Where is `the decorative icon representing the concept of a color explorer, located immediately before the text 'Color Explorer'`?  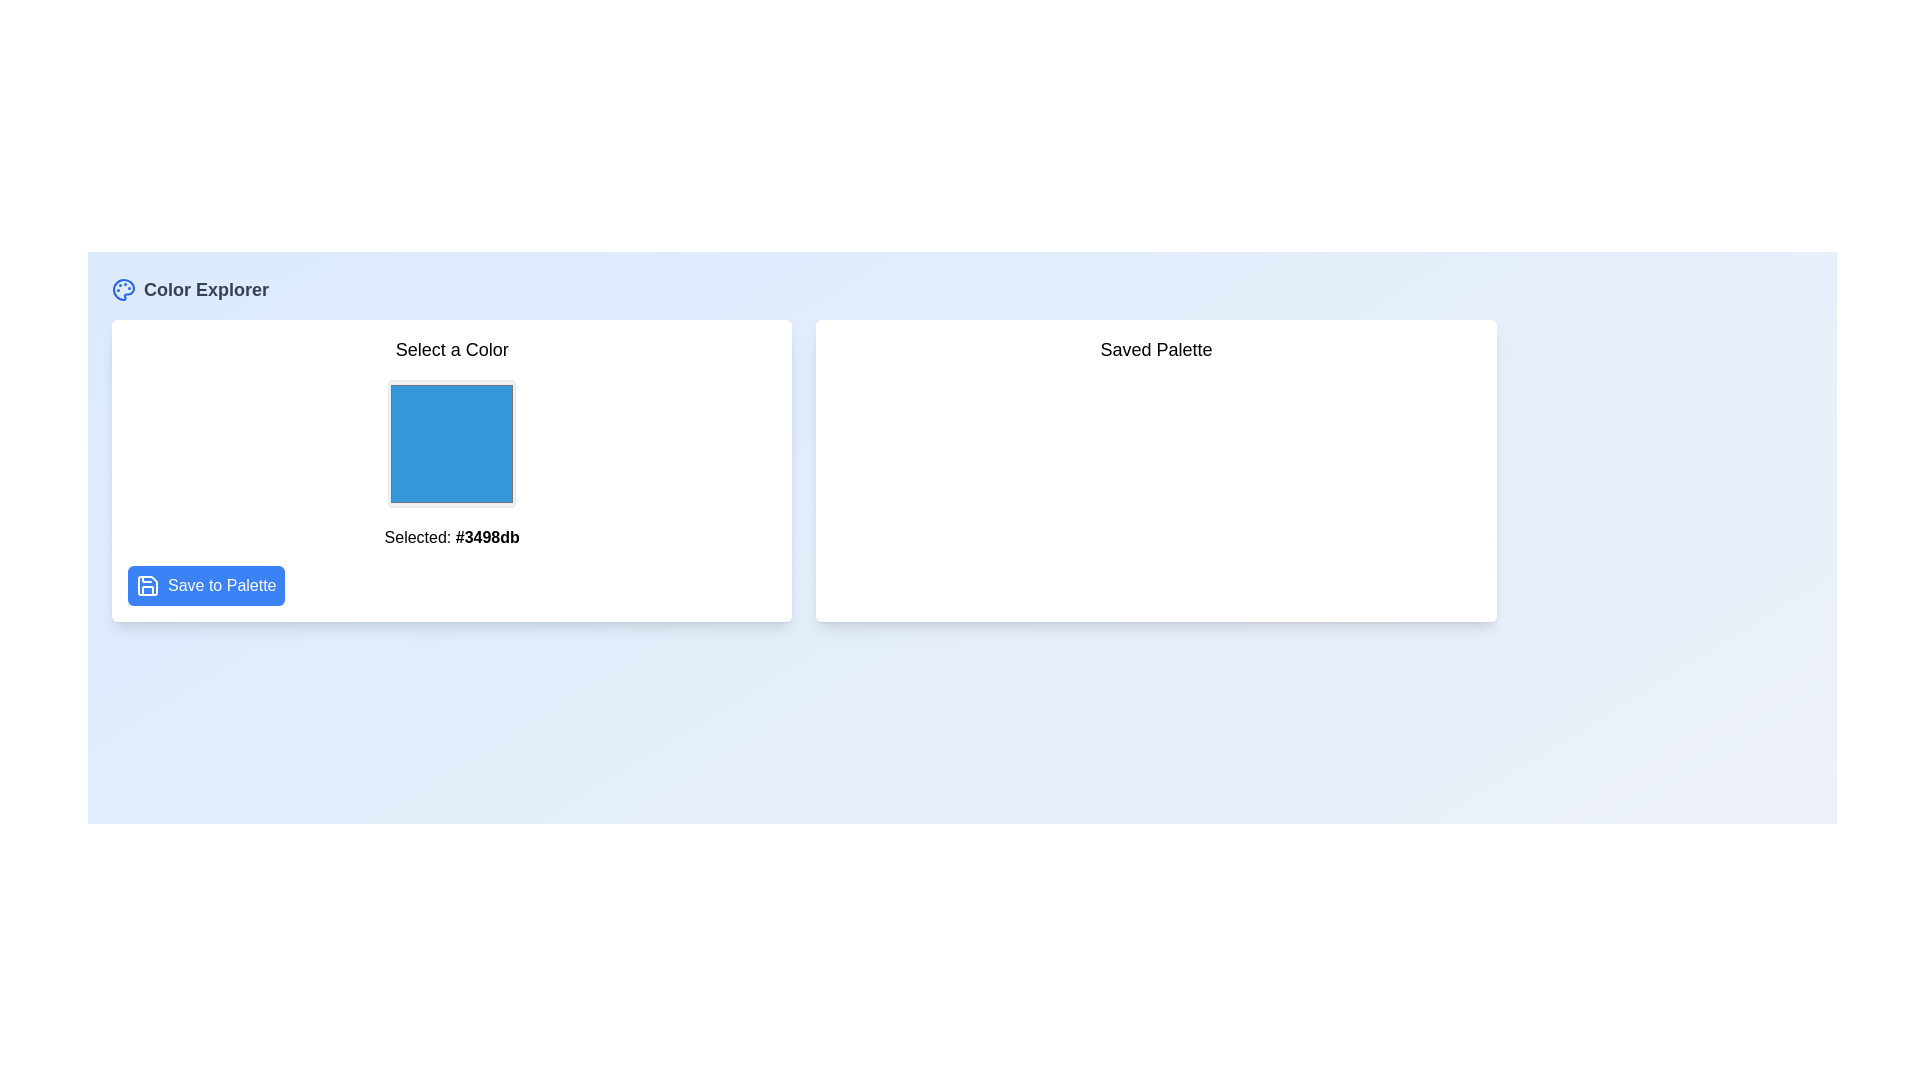 the decorative icon representing the concept of a color explorer, located immediately before the text 'Color Explorer' is located at coordinates (123, 289).